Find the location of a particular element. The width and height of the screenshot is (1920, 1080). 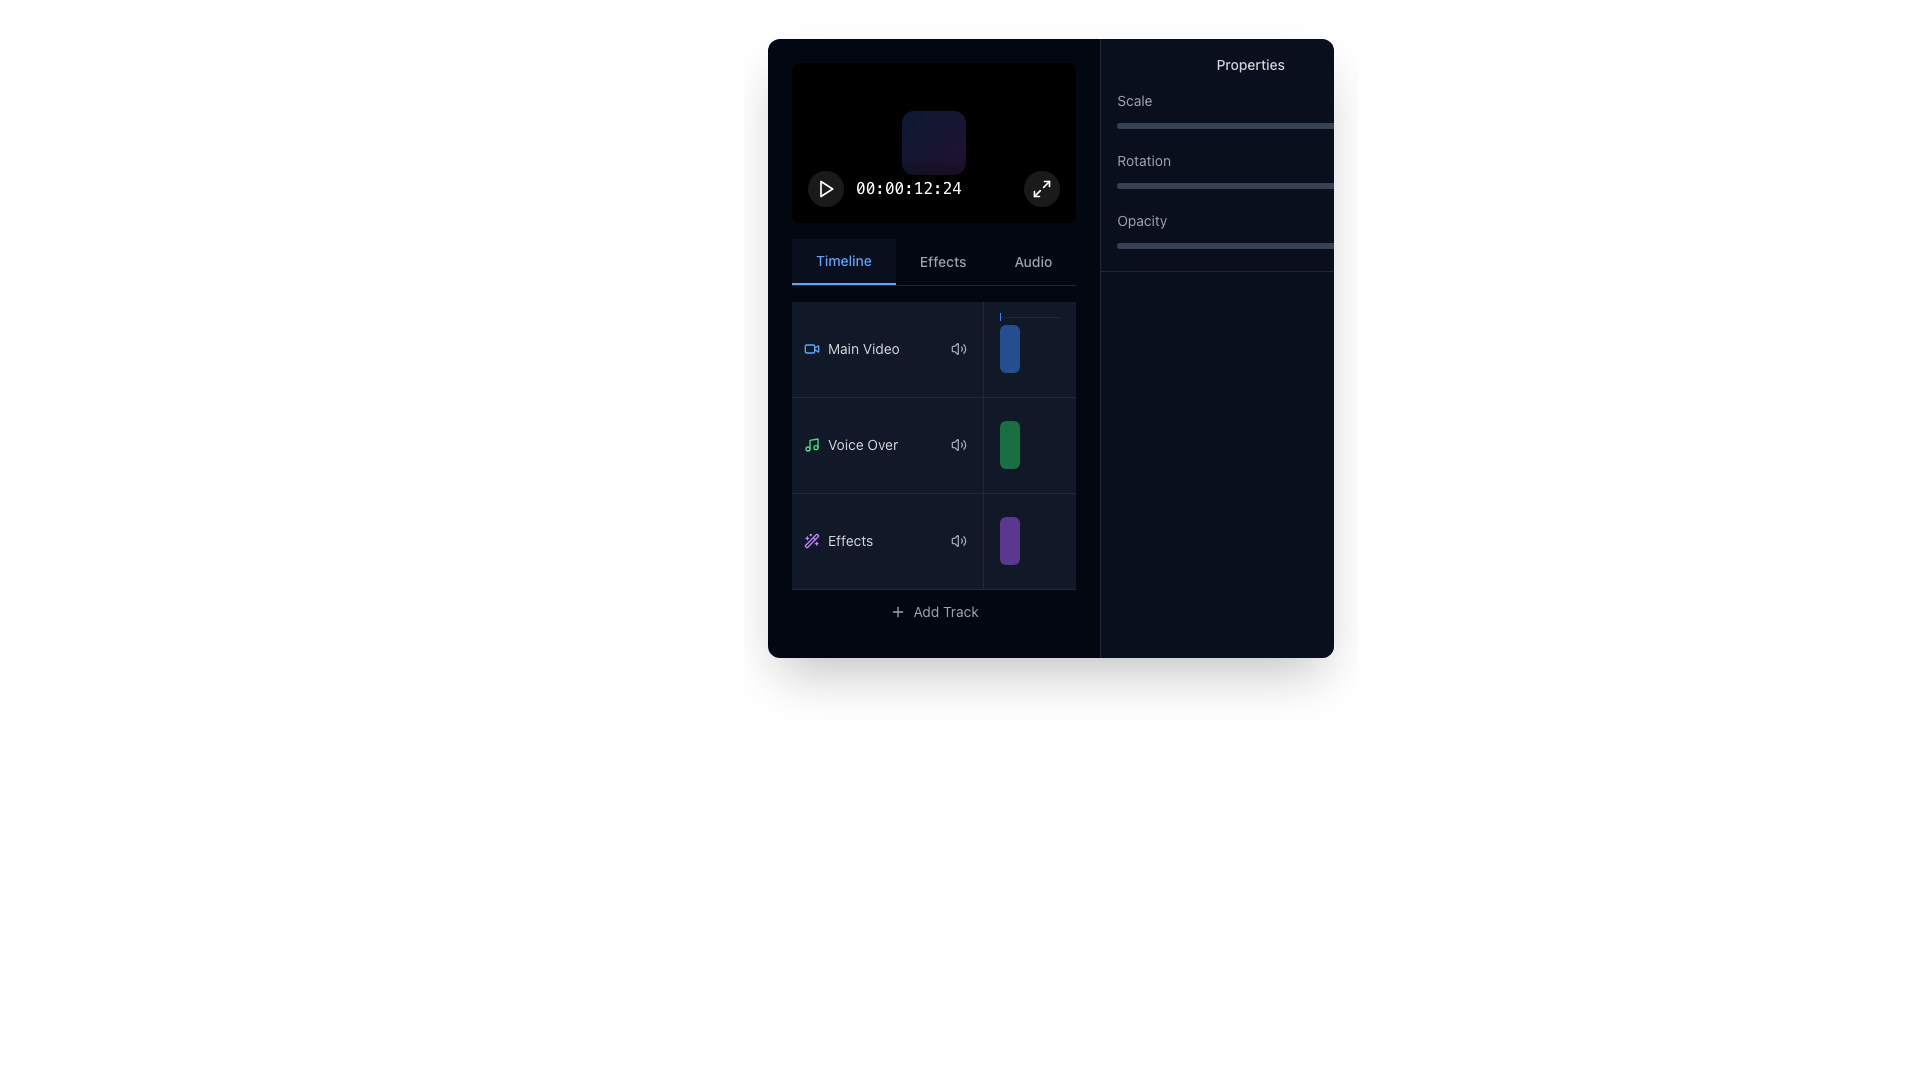

the 'Main Video' list item in the Timeline panel is located at coordinates (887, 347).